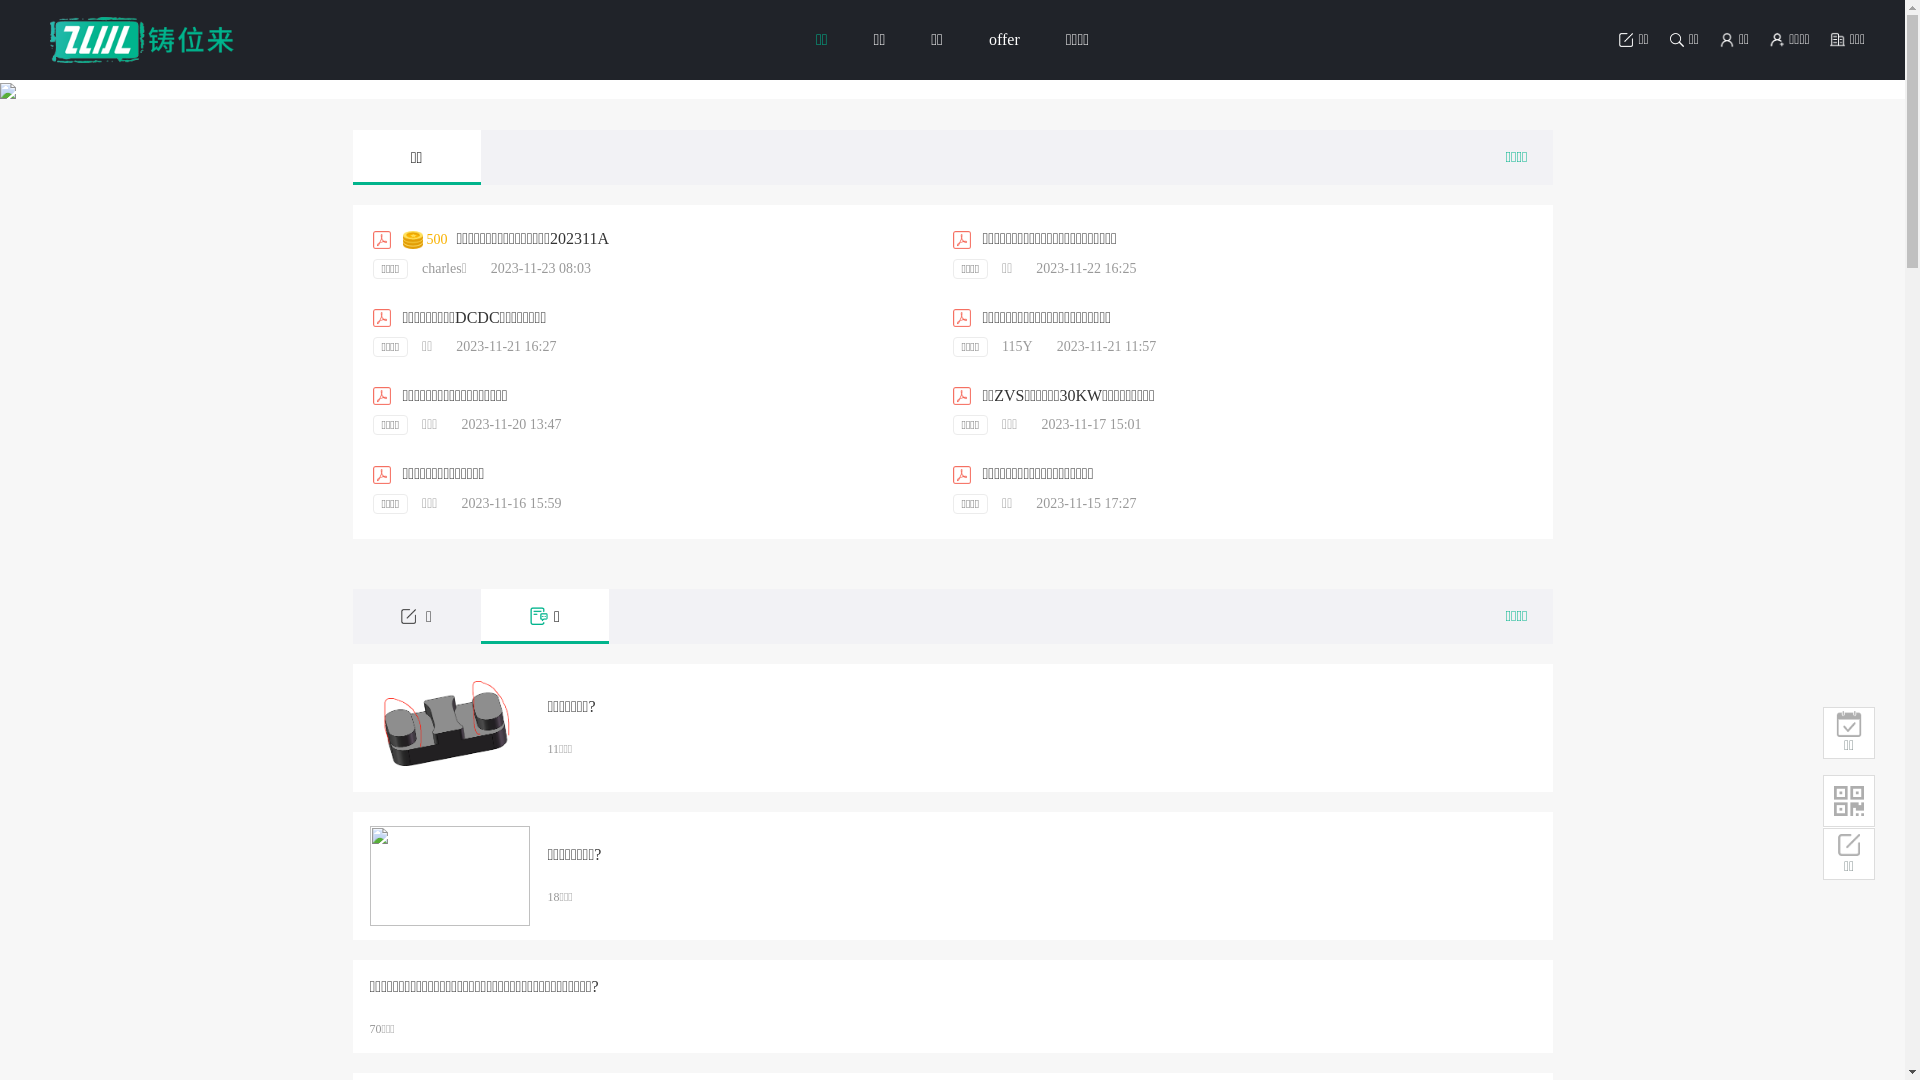  Describe the element at coordinates (1004, 39) in the screenshot. I see `'offer'` at that location.